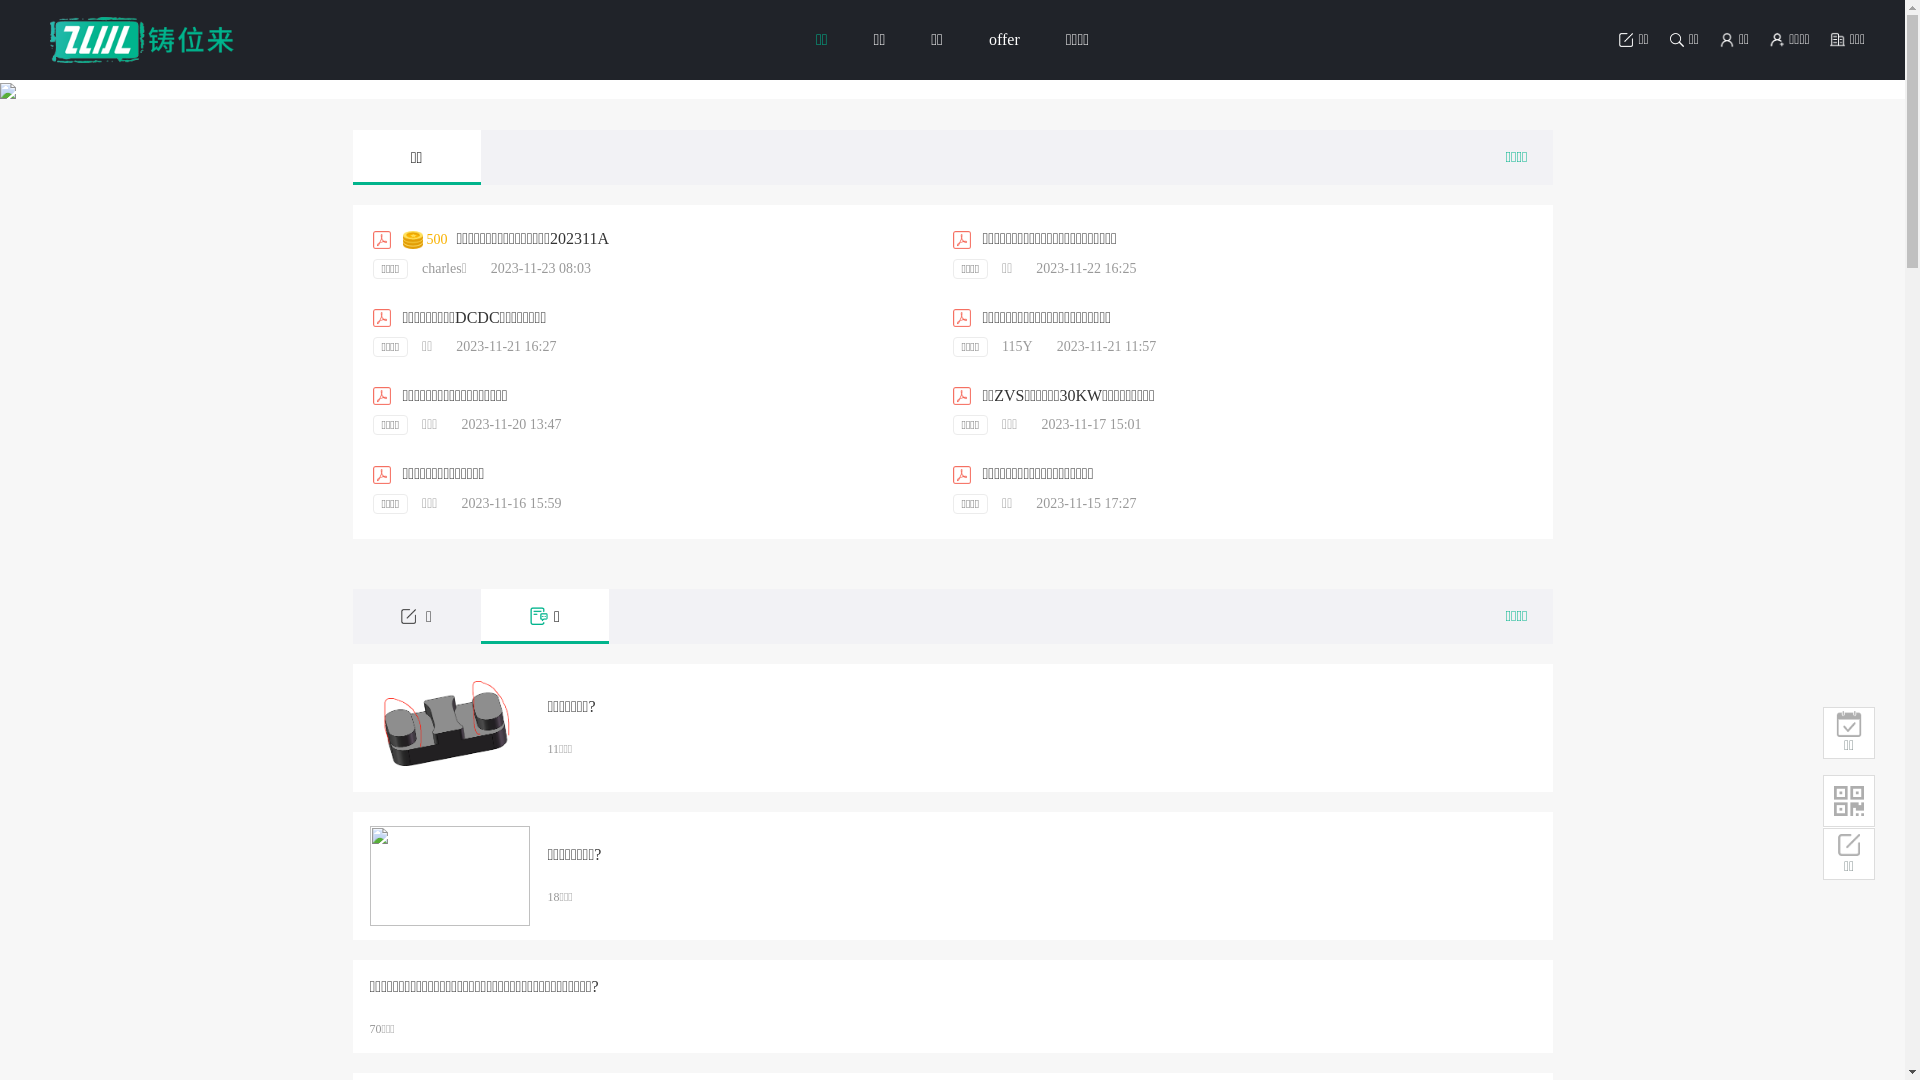  Describe the element at coordinates (1004, 39) in the screenshot. I see `'offer'` at that location.